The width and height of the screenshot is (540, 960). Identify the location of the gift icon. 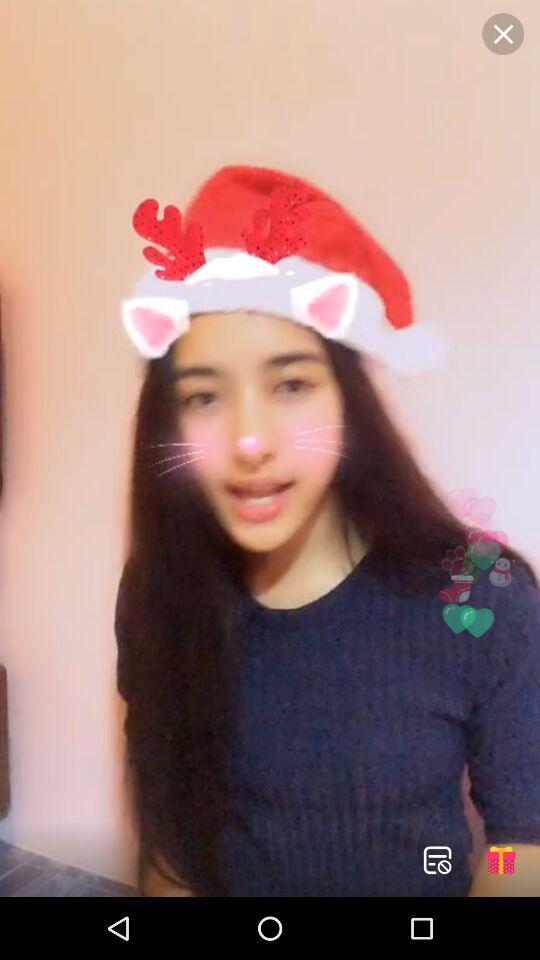
(499, 859).